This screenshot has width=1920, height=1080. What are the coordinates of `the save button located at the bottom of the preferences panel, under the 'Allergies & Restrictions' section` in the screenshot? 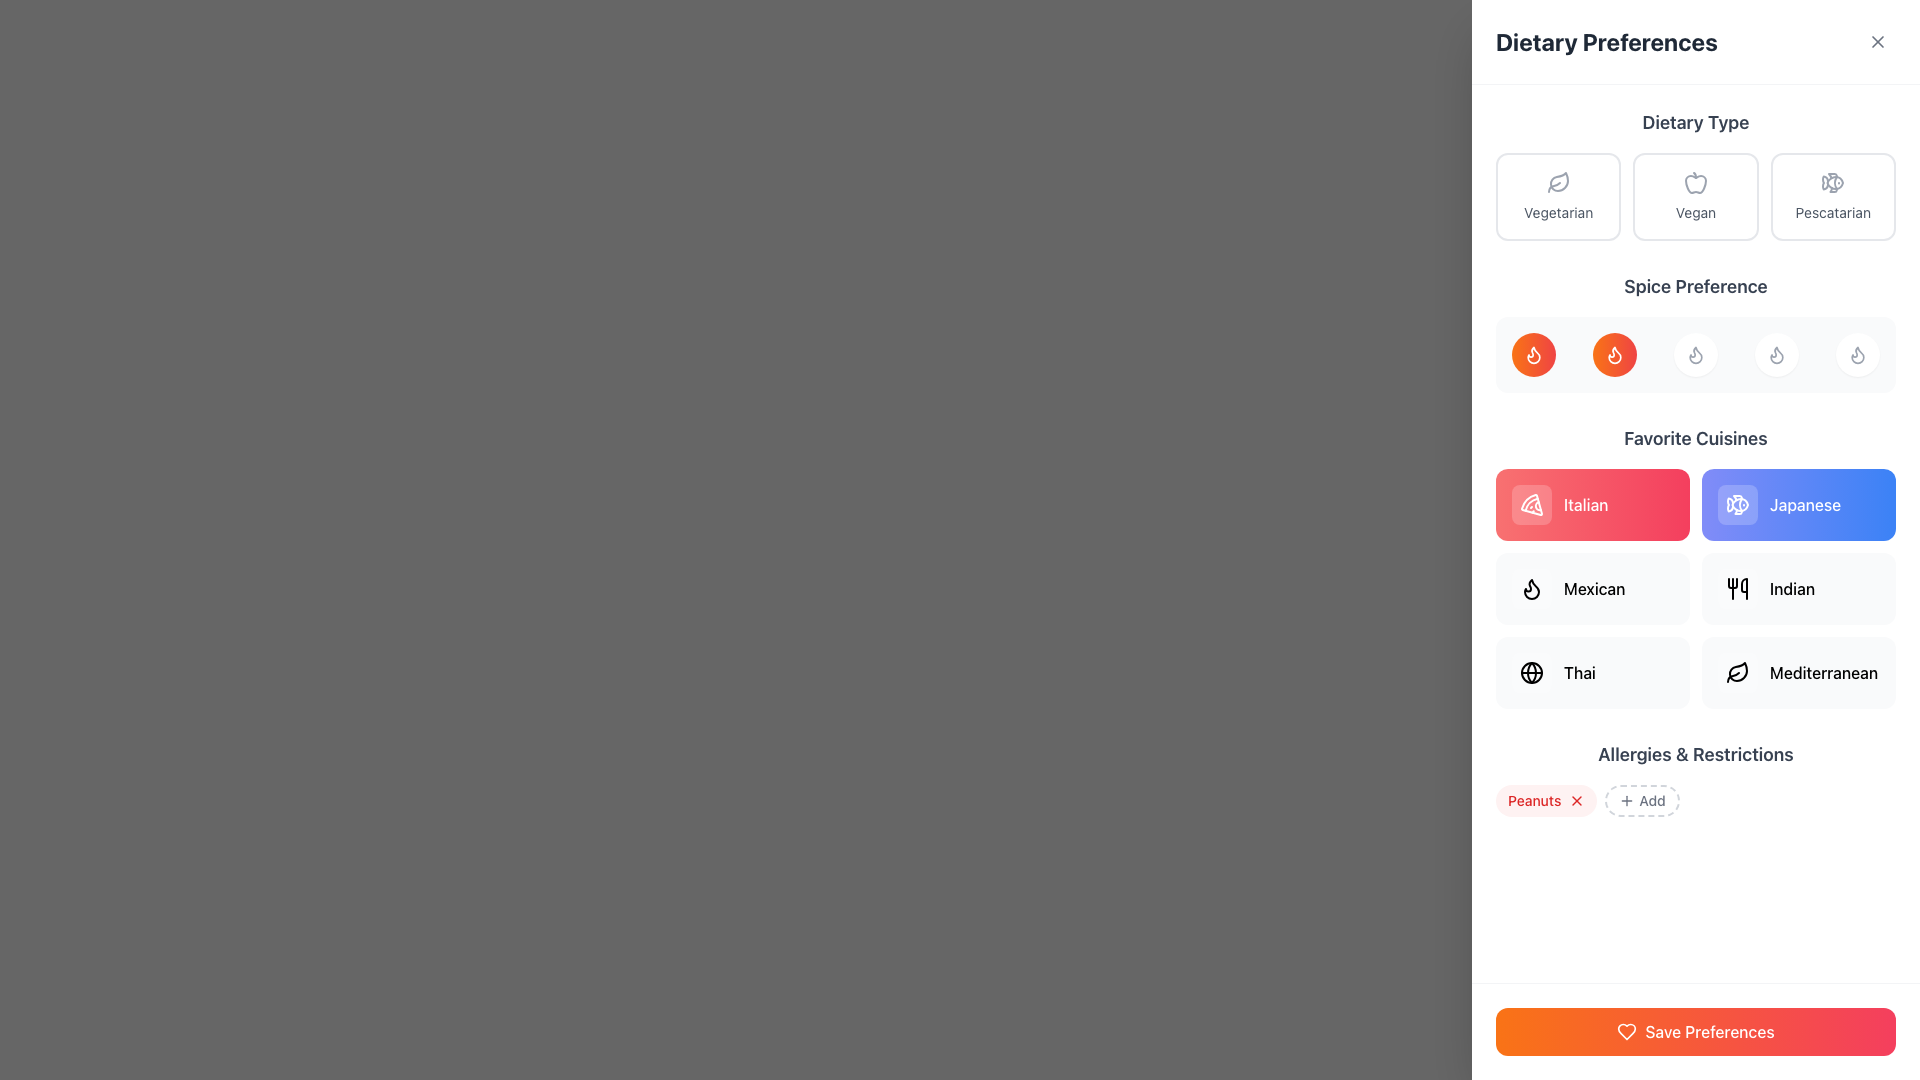 It's located at (1694, 1032).